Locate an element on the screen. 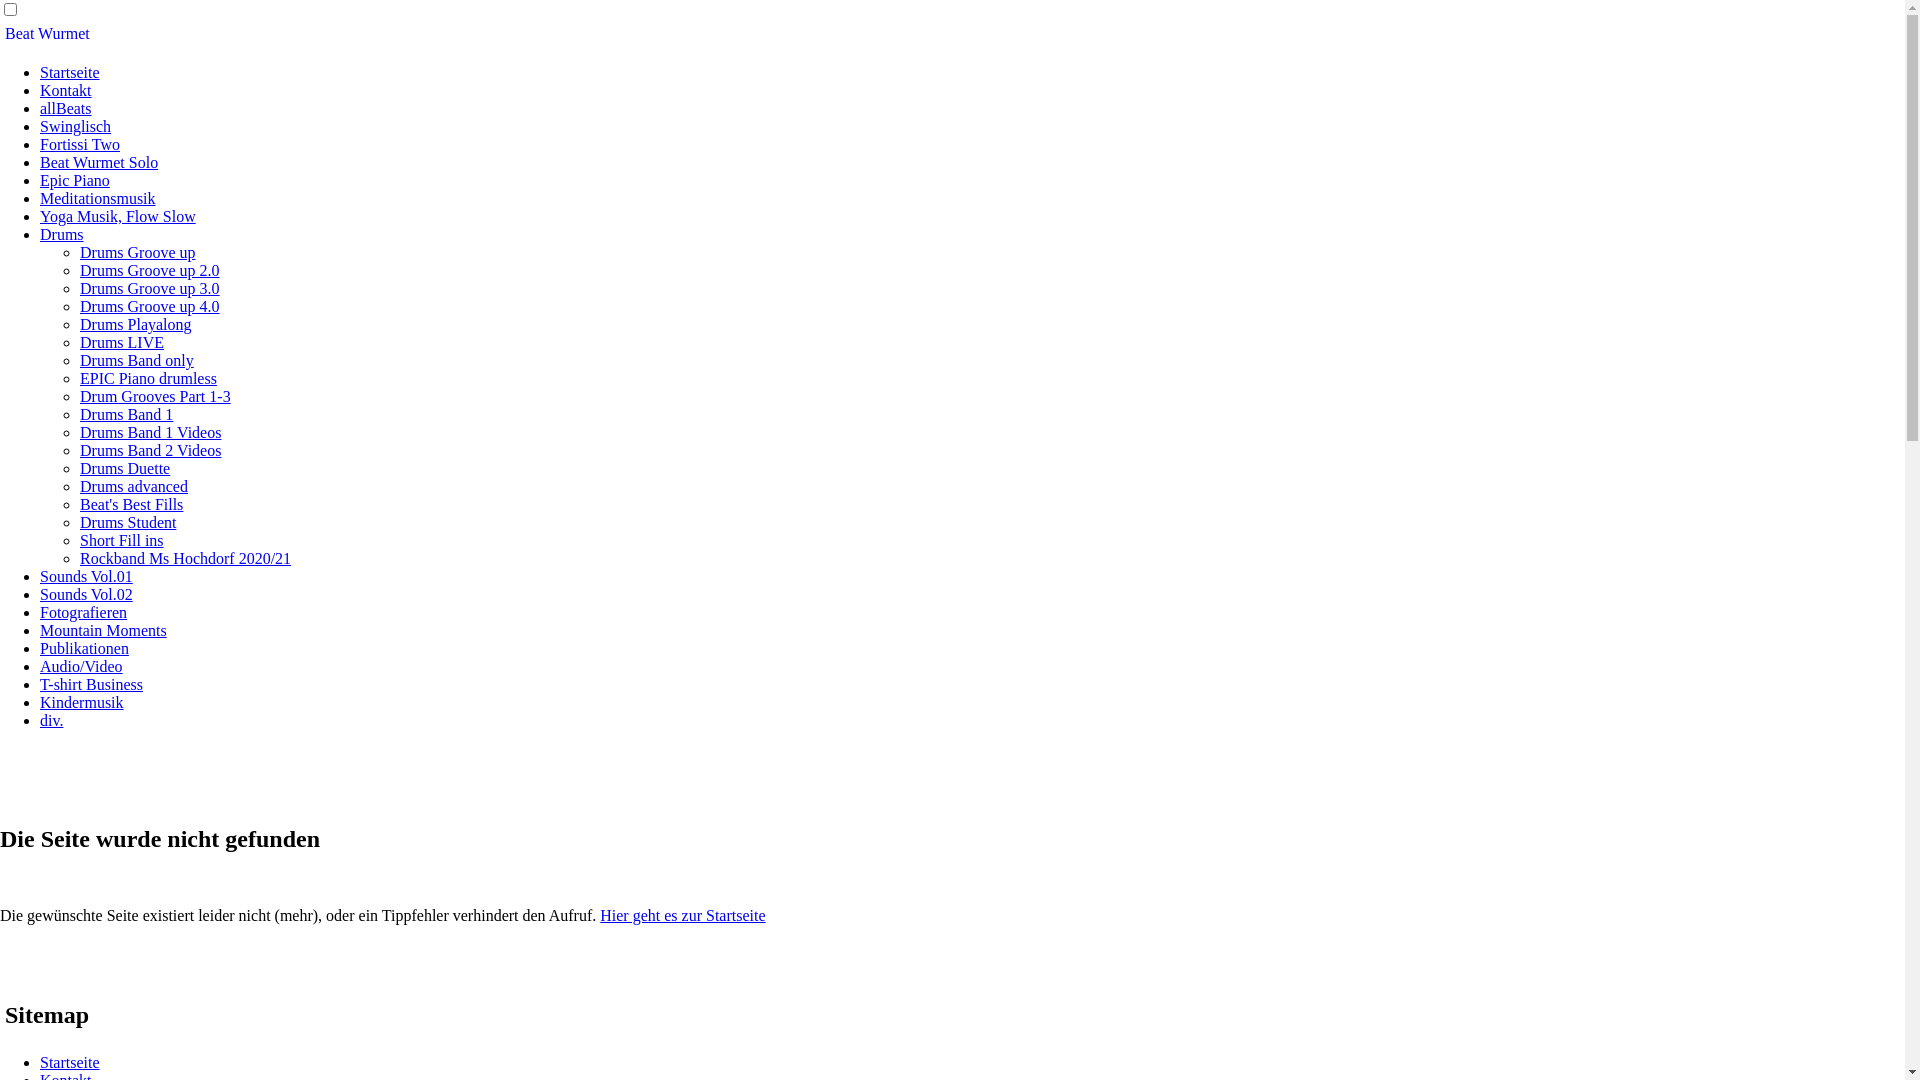 This screenshot has height=1080, width=1920. 'Drums Groove up 2.0' is located at coordinates (148, 270).